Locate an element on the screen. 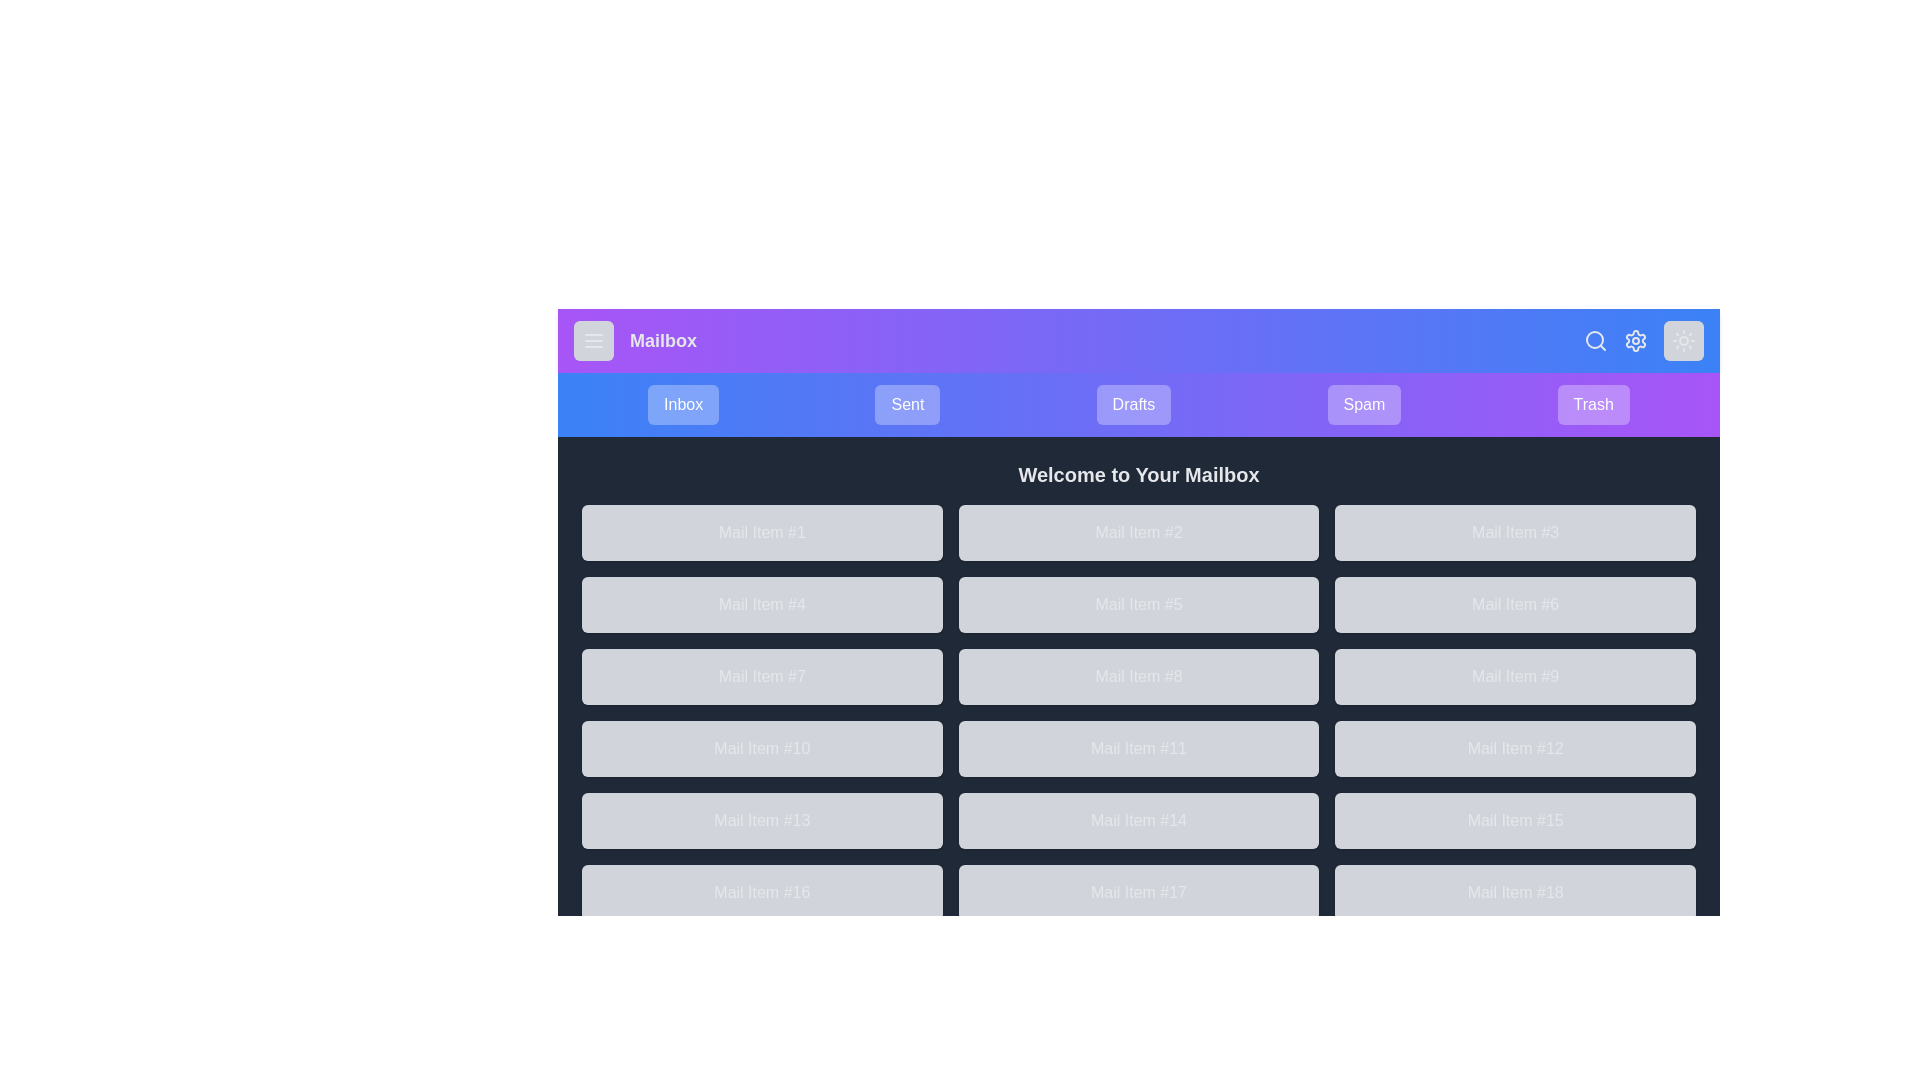  the navigation or action element Sent is located at coordinates (906, 405).